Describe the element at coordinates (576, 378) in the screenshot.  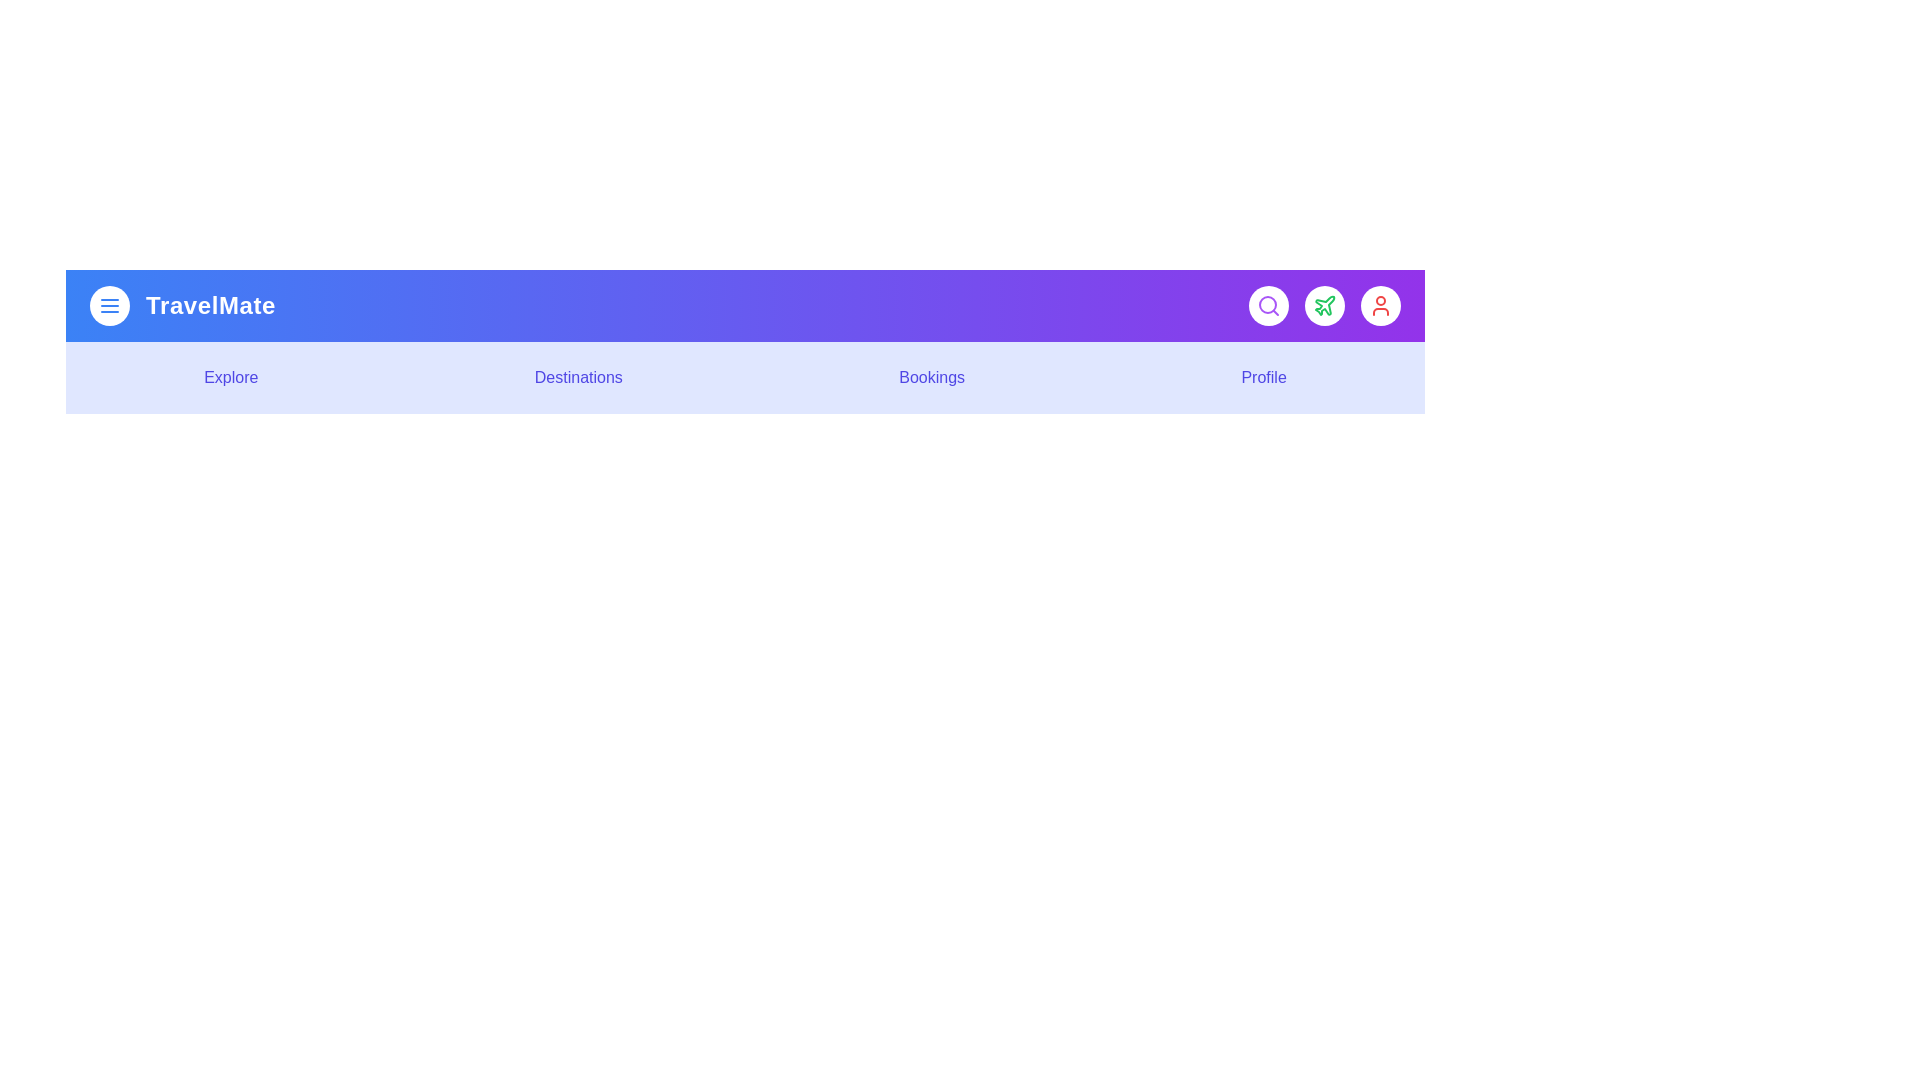
I see `the menu item Destinations to navigate to the corresponding section` at that location.